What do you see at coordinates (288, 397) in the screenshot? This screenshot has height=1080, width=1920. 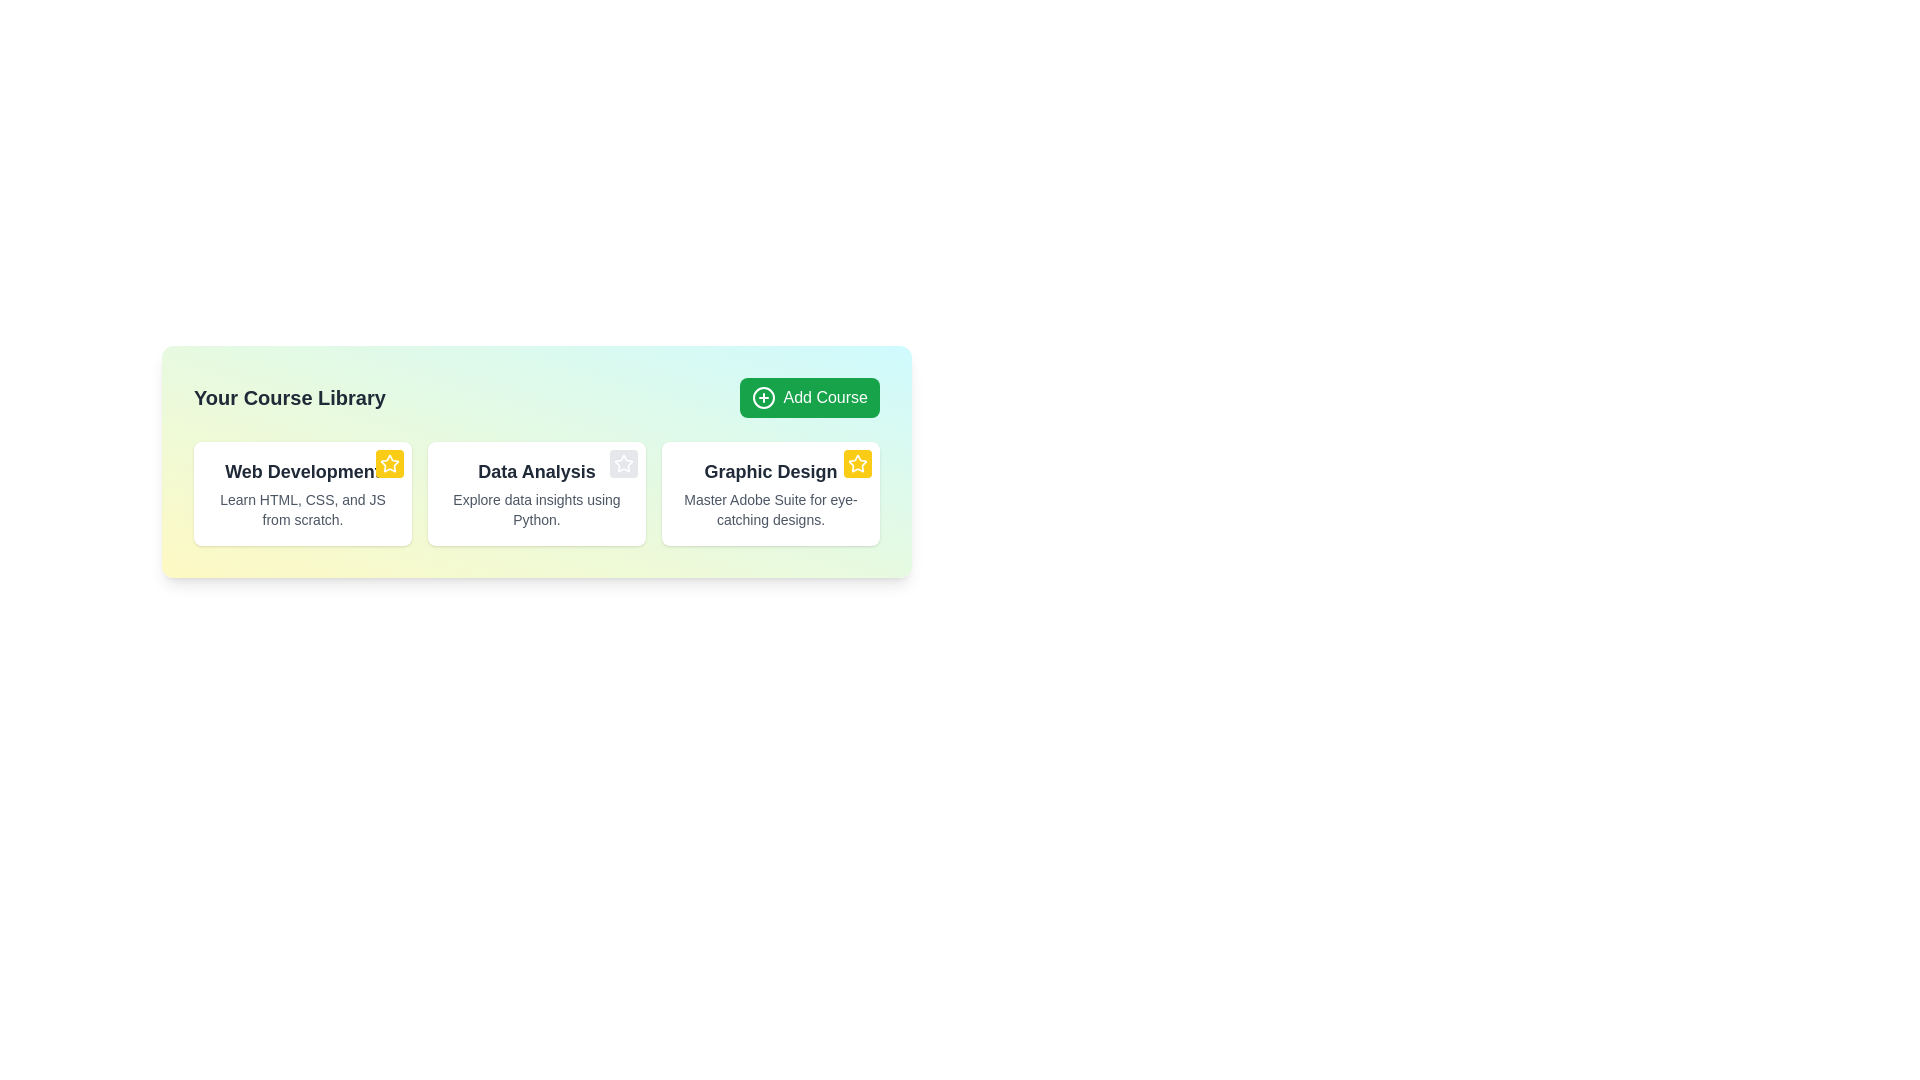 I see `the text label that serves as a heading for the course library, located to the left of the 'Add Course' button` at bounding box center [288, 397].